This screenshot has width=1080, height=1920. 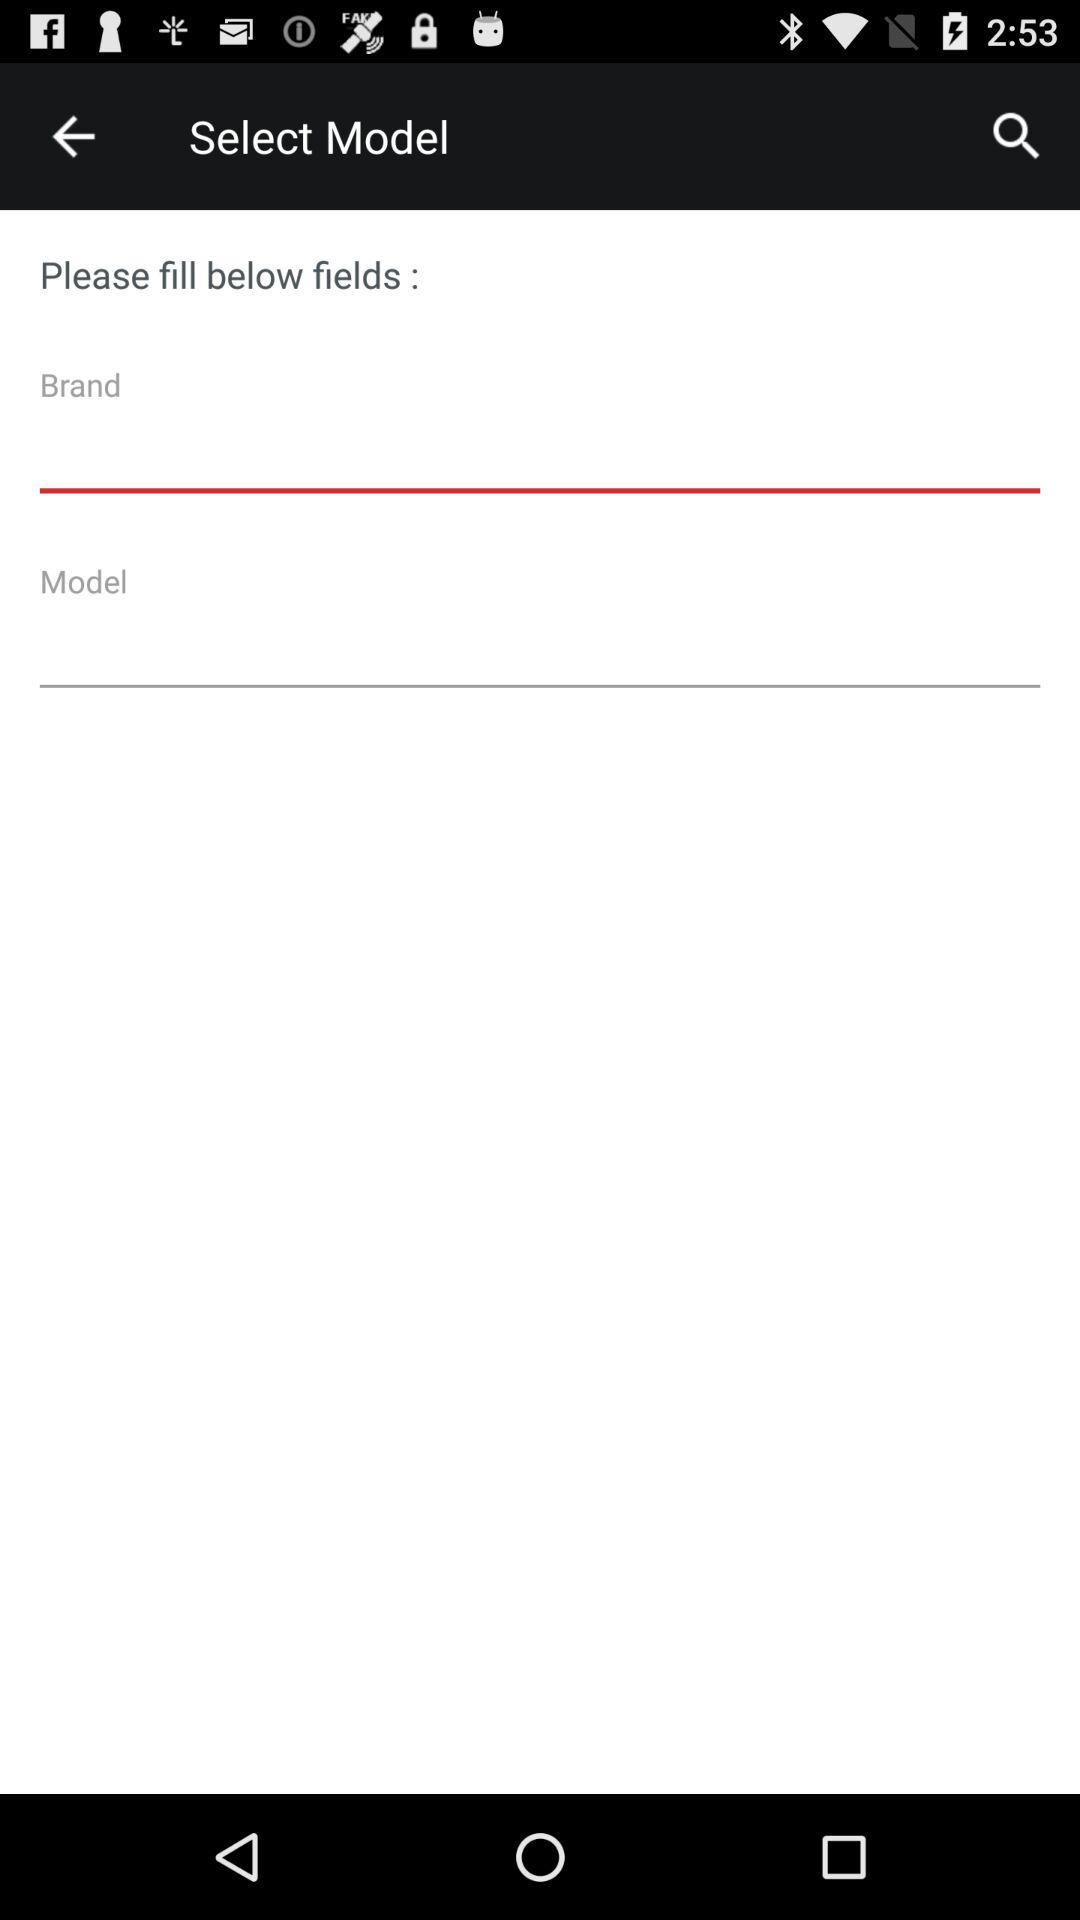 What do you see at coordinates (1017, 135) in the screenshot?
I see `item to the right of the select model item` at bounding box center [1017, 135].